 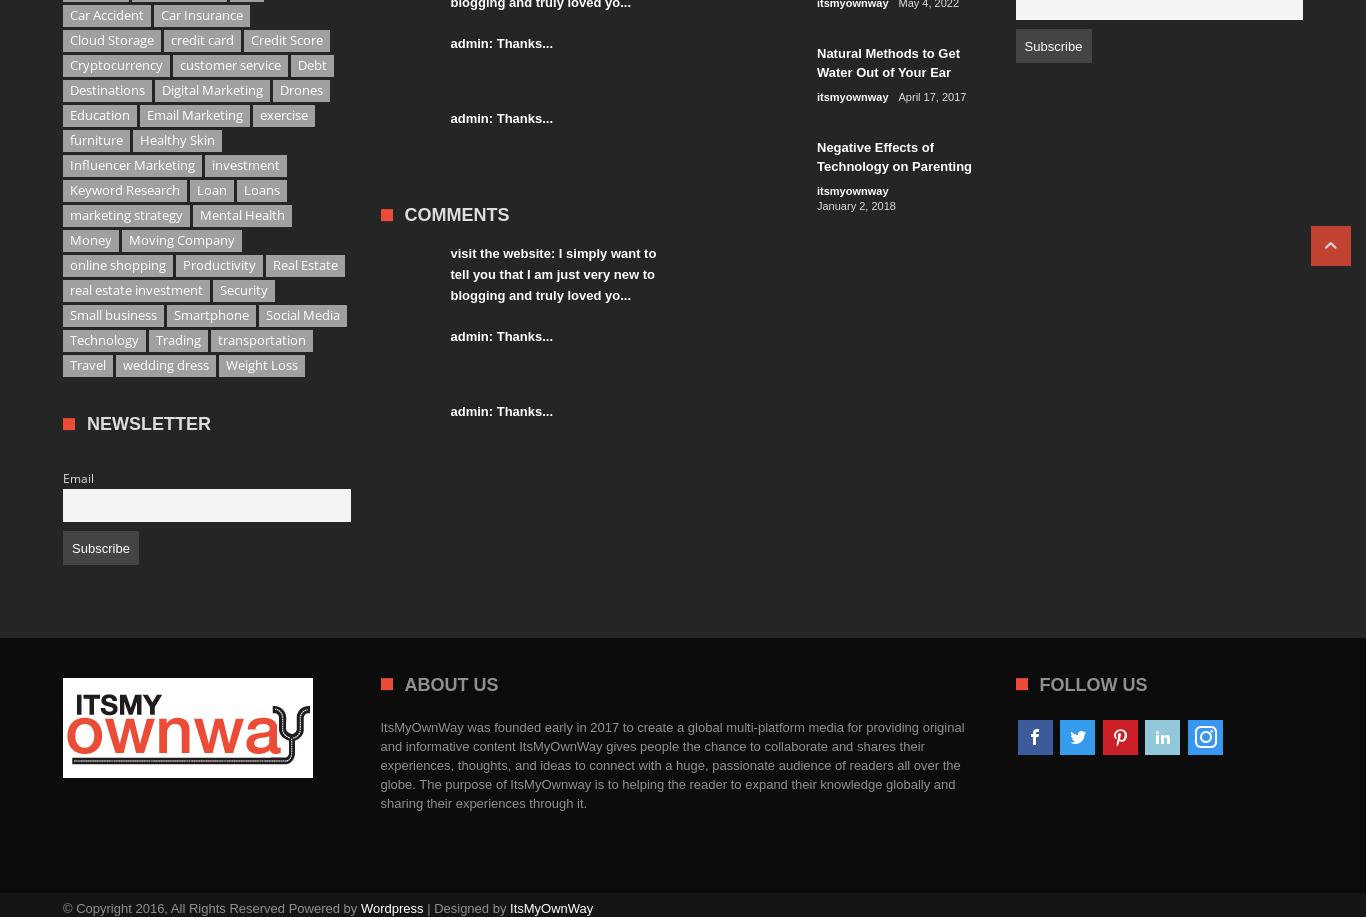 What do you see at coordinates (78, 477) in the screenshot?
I see `'Email'` at bounding box center [78, 477].